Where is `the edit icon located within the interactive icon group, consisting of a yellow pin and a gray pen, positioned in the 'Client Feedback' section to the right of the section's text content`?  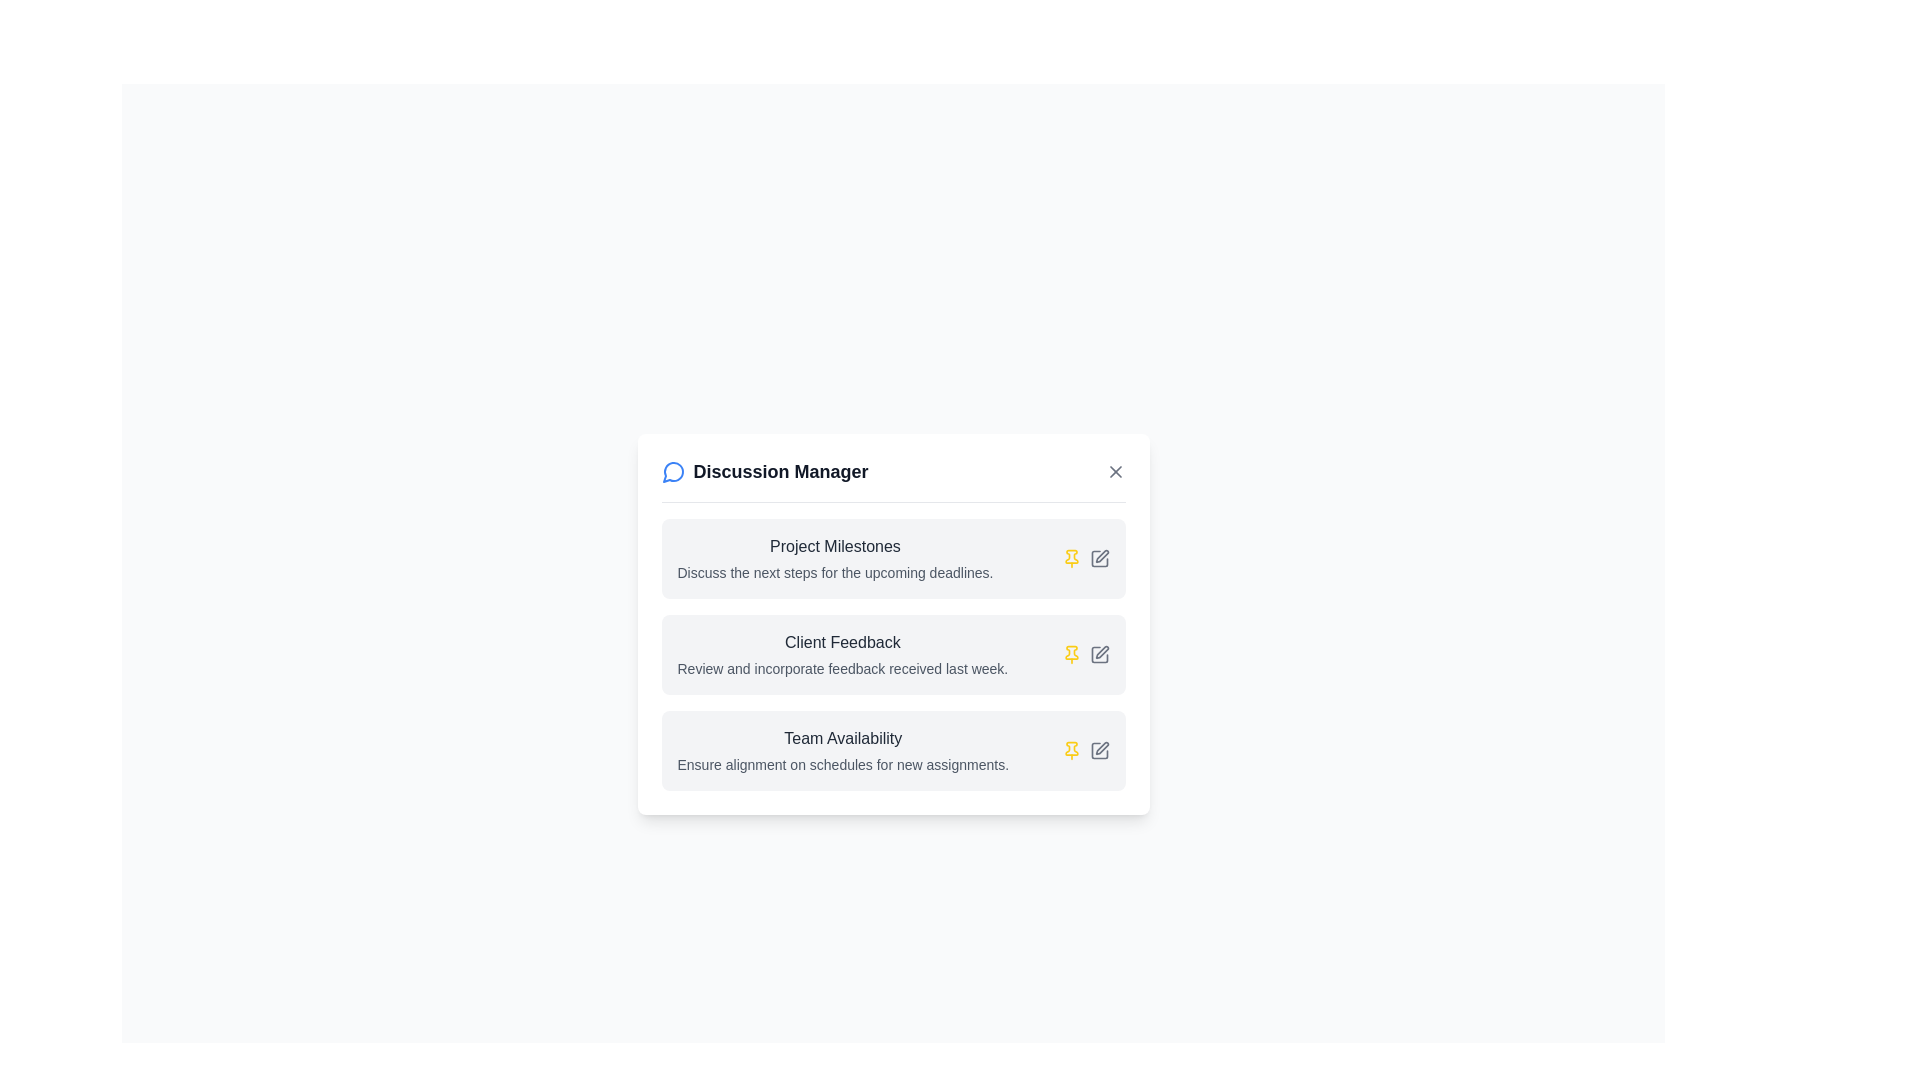 the edit icon located within the interactive icon group, consisting of a yellow pin and a gray pen, positioned in the 'Client Feedback' section to the right of the section's text content is located at coordinates (1084, 654).